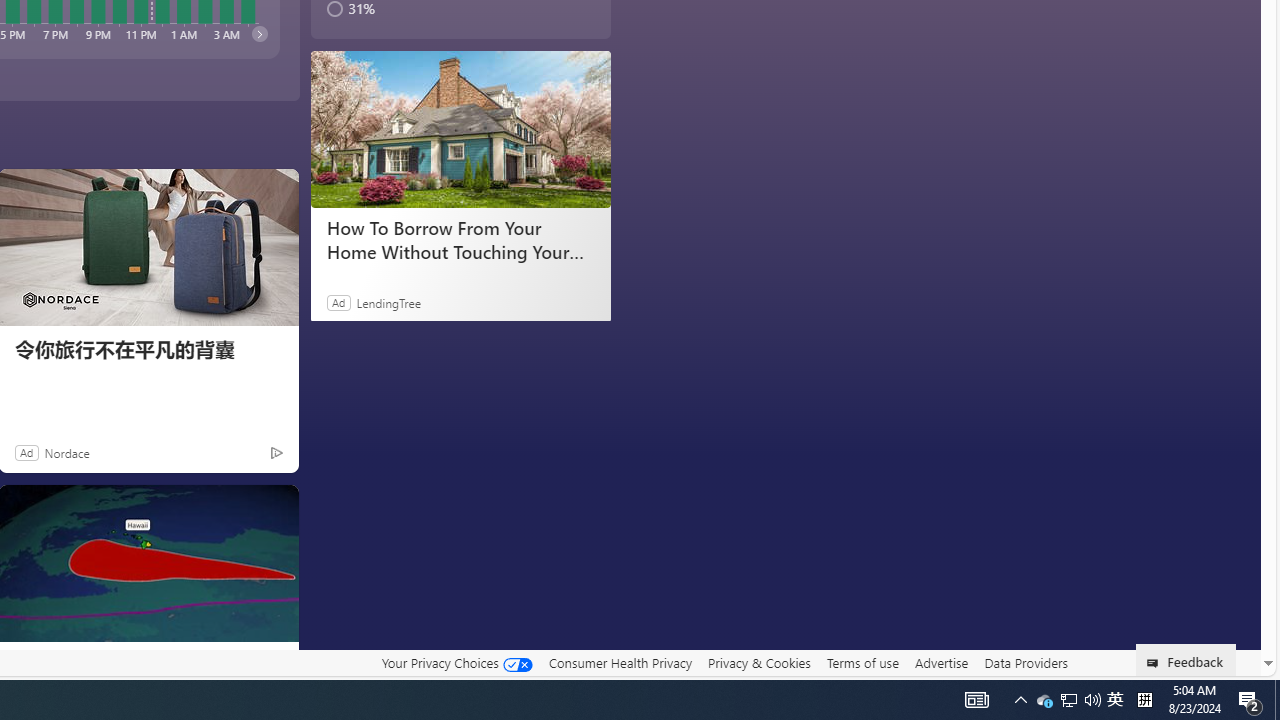  What do you see at coordinates (455, 662) in the screenshot?
I see `'Your Privacy Choices'` at bounding box center [455, 662].